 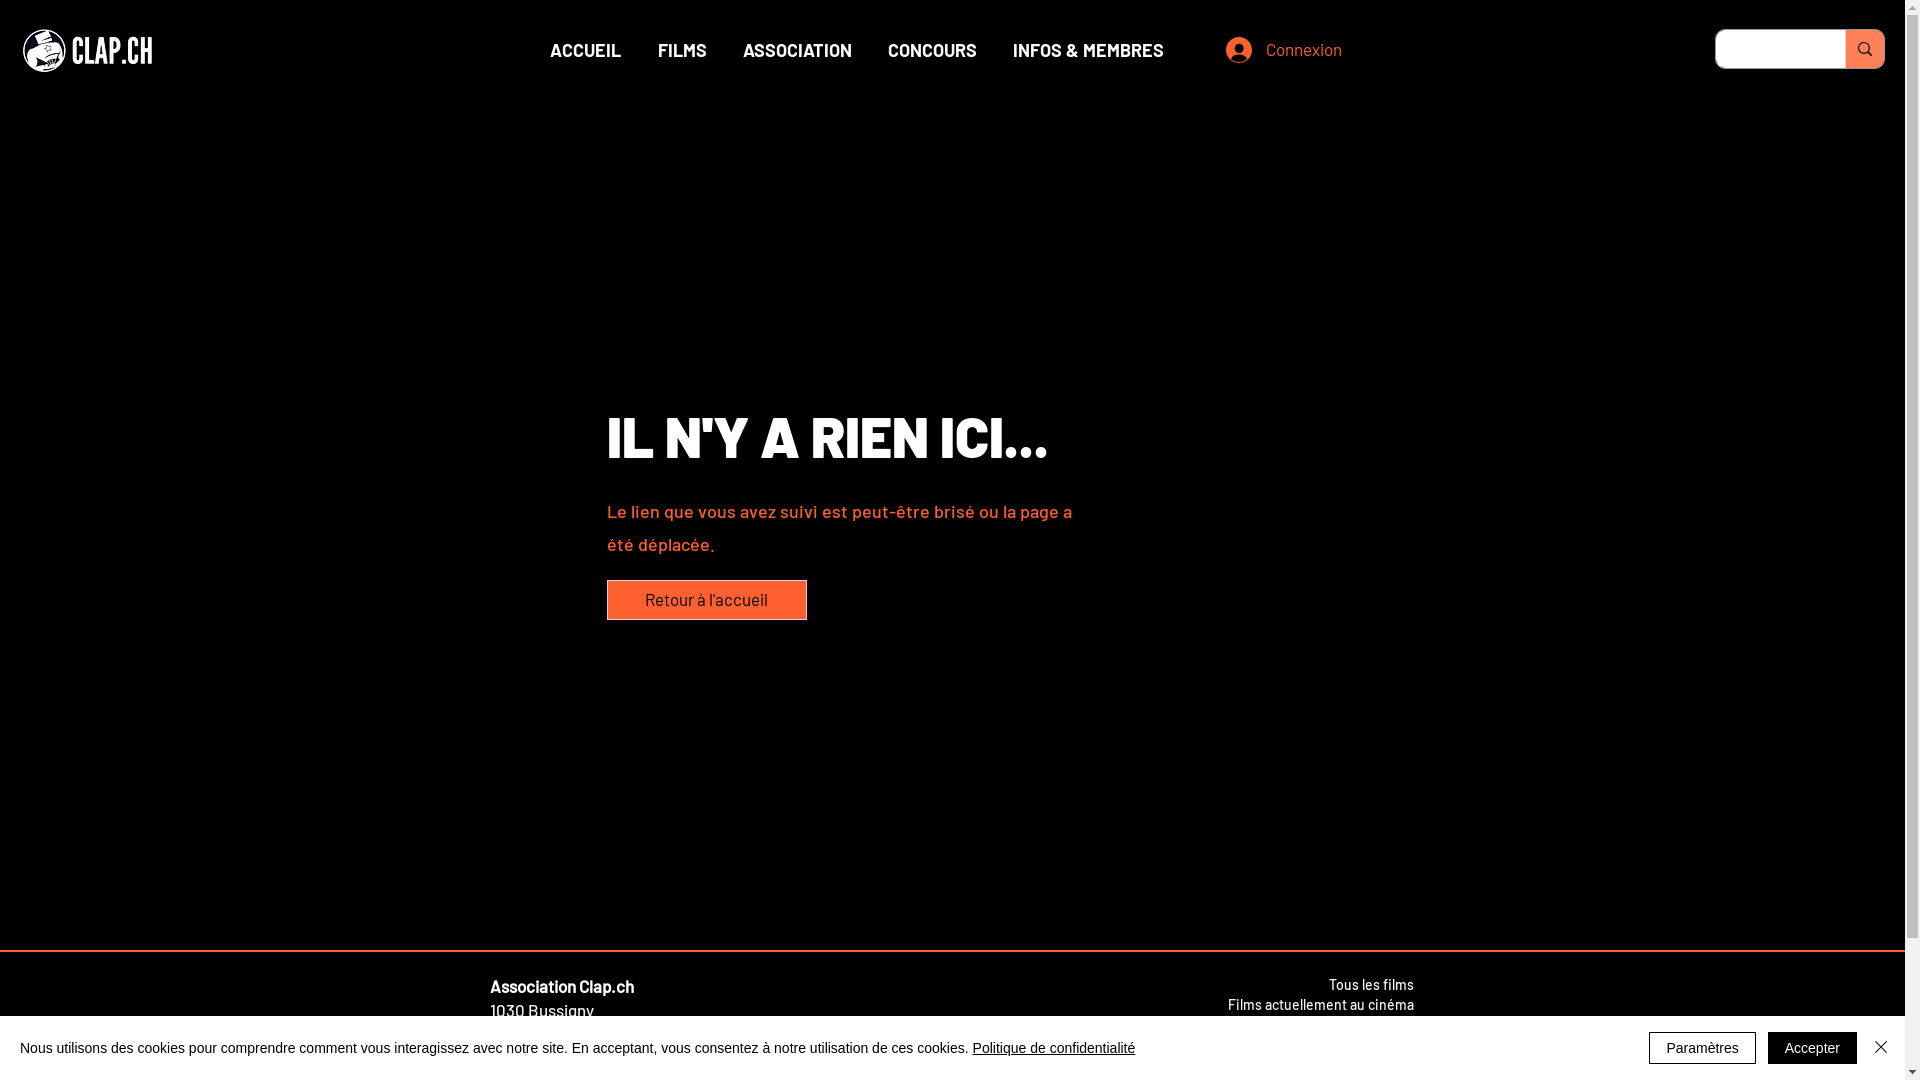 I want to click on 'CONCOURS', so click(x=931, y=49).